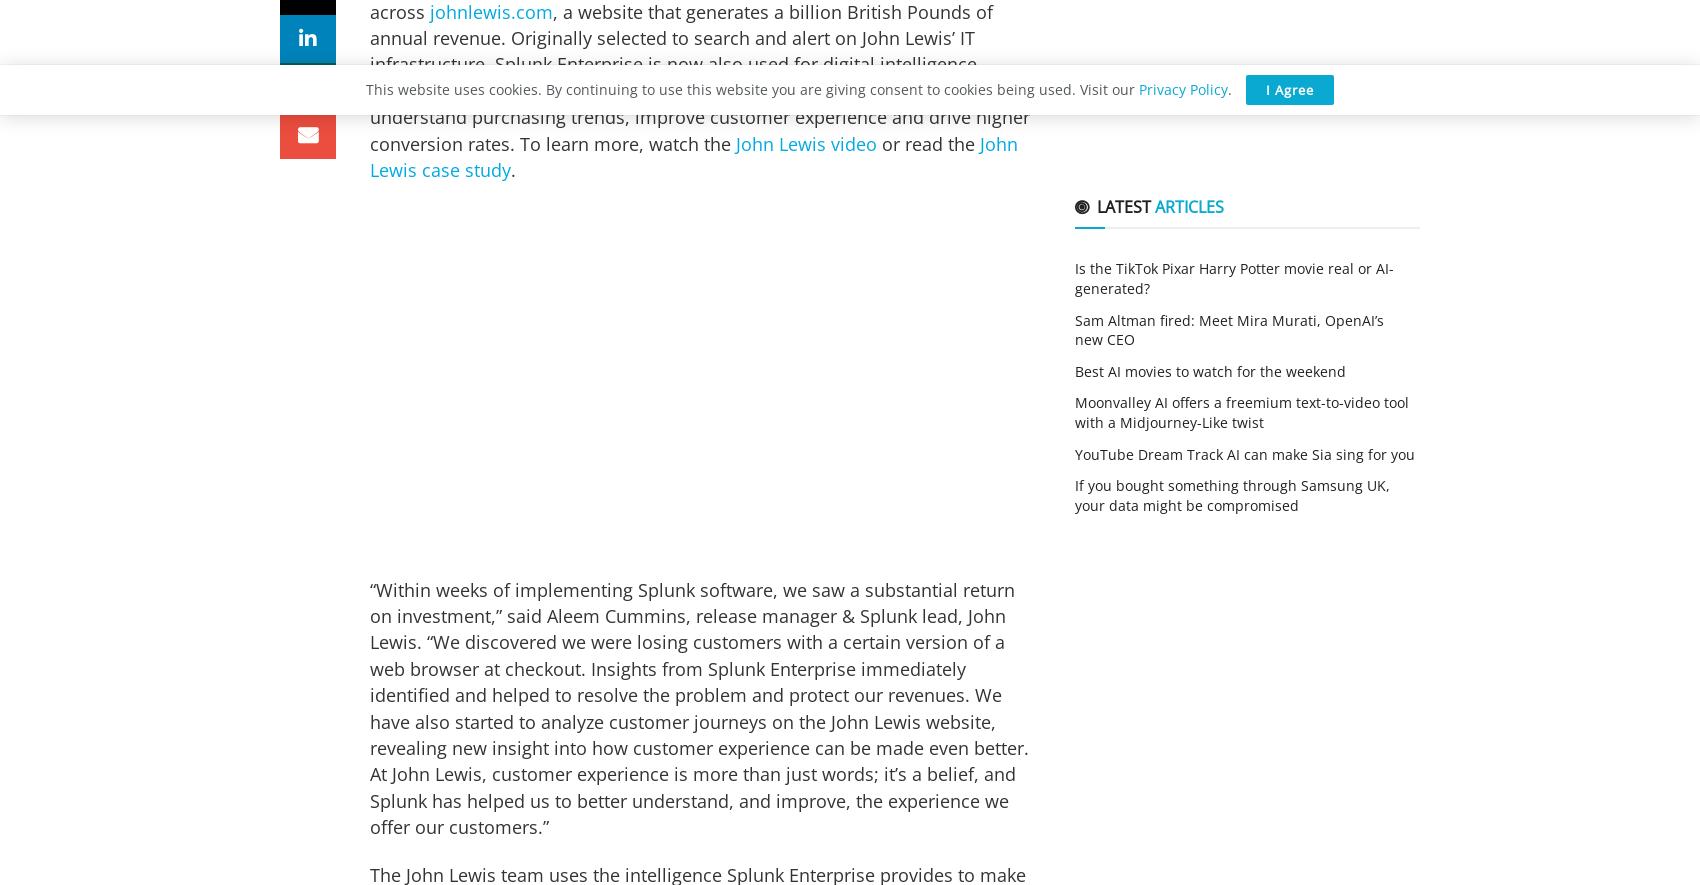 The width and height of the screenshot is (1700, 885). I want to click on 'or read the', so click(928, 142).